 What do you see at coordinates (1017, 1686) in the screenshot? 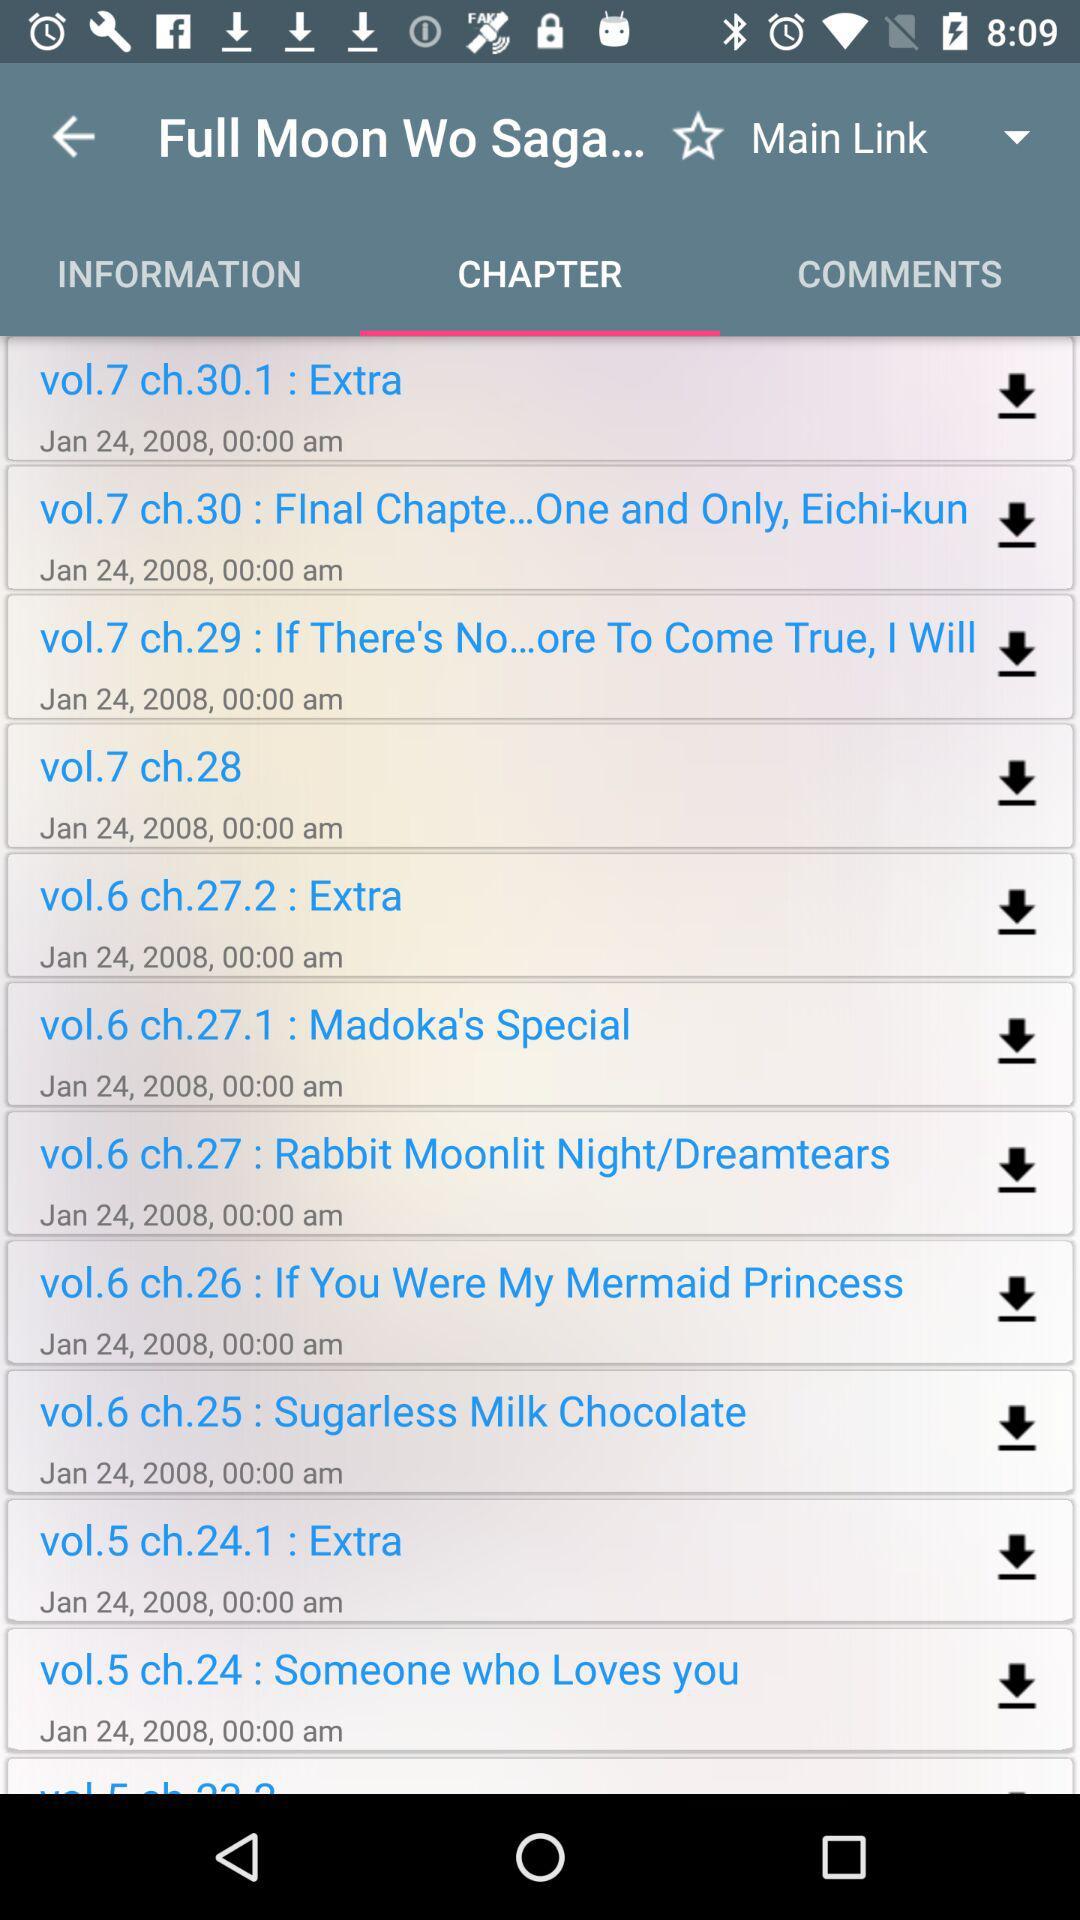
I see `download` at bounding box center [1017, 1686].